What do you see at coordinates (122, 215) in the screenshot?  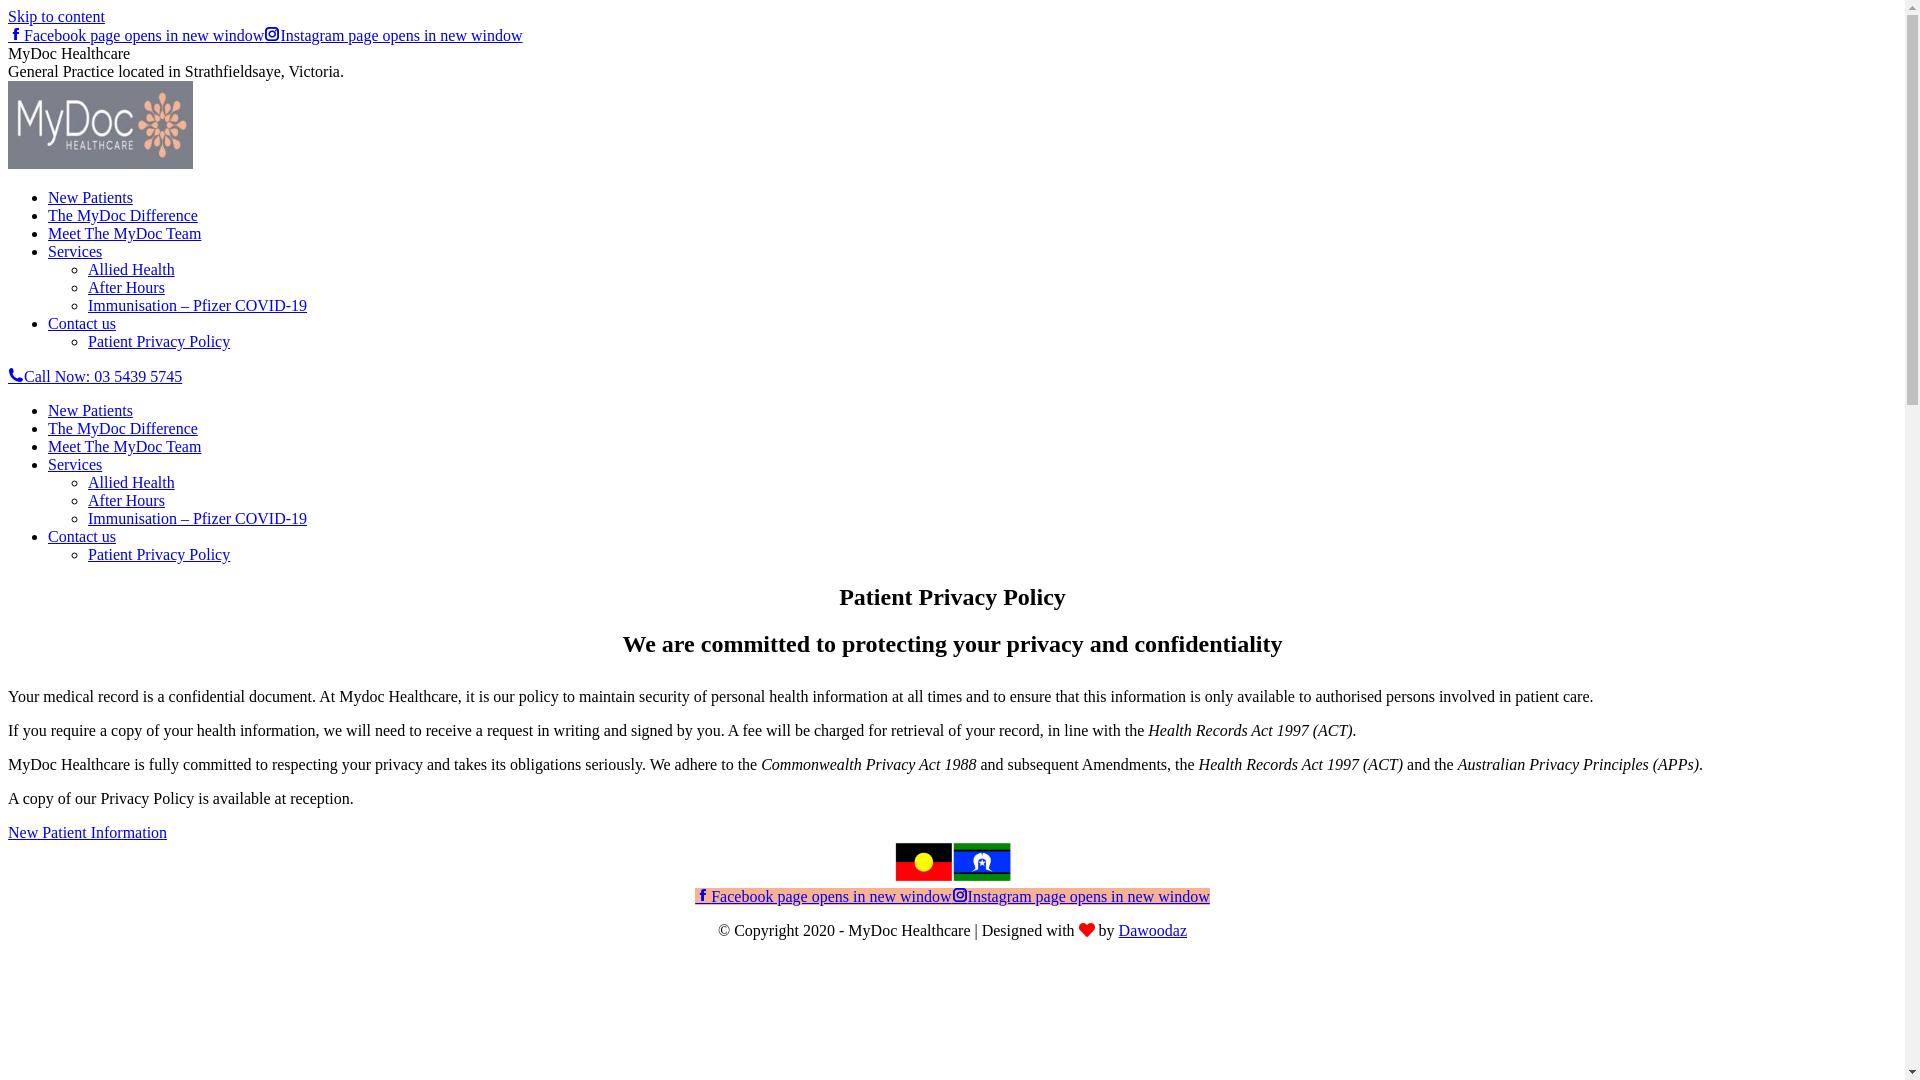 I see `'The MyDoc Difference'` at bounding box center [122, 215].